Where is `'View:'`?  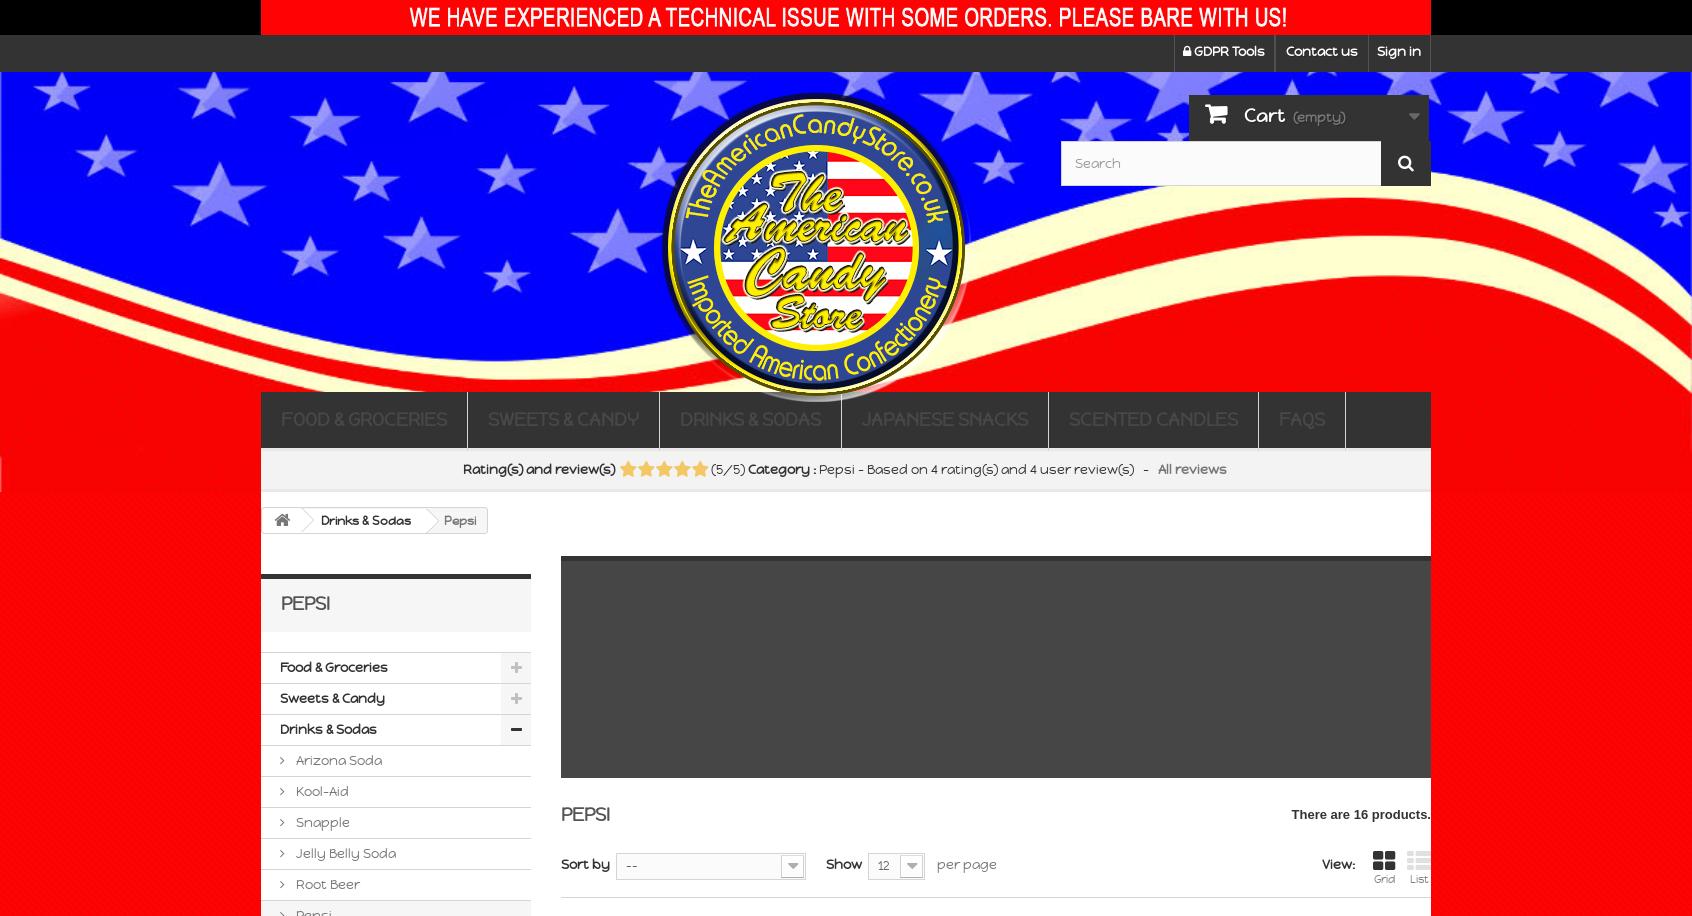 'View:' is located at coordinates (1337, 863).